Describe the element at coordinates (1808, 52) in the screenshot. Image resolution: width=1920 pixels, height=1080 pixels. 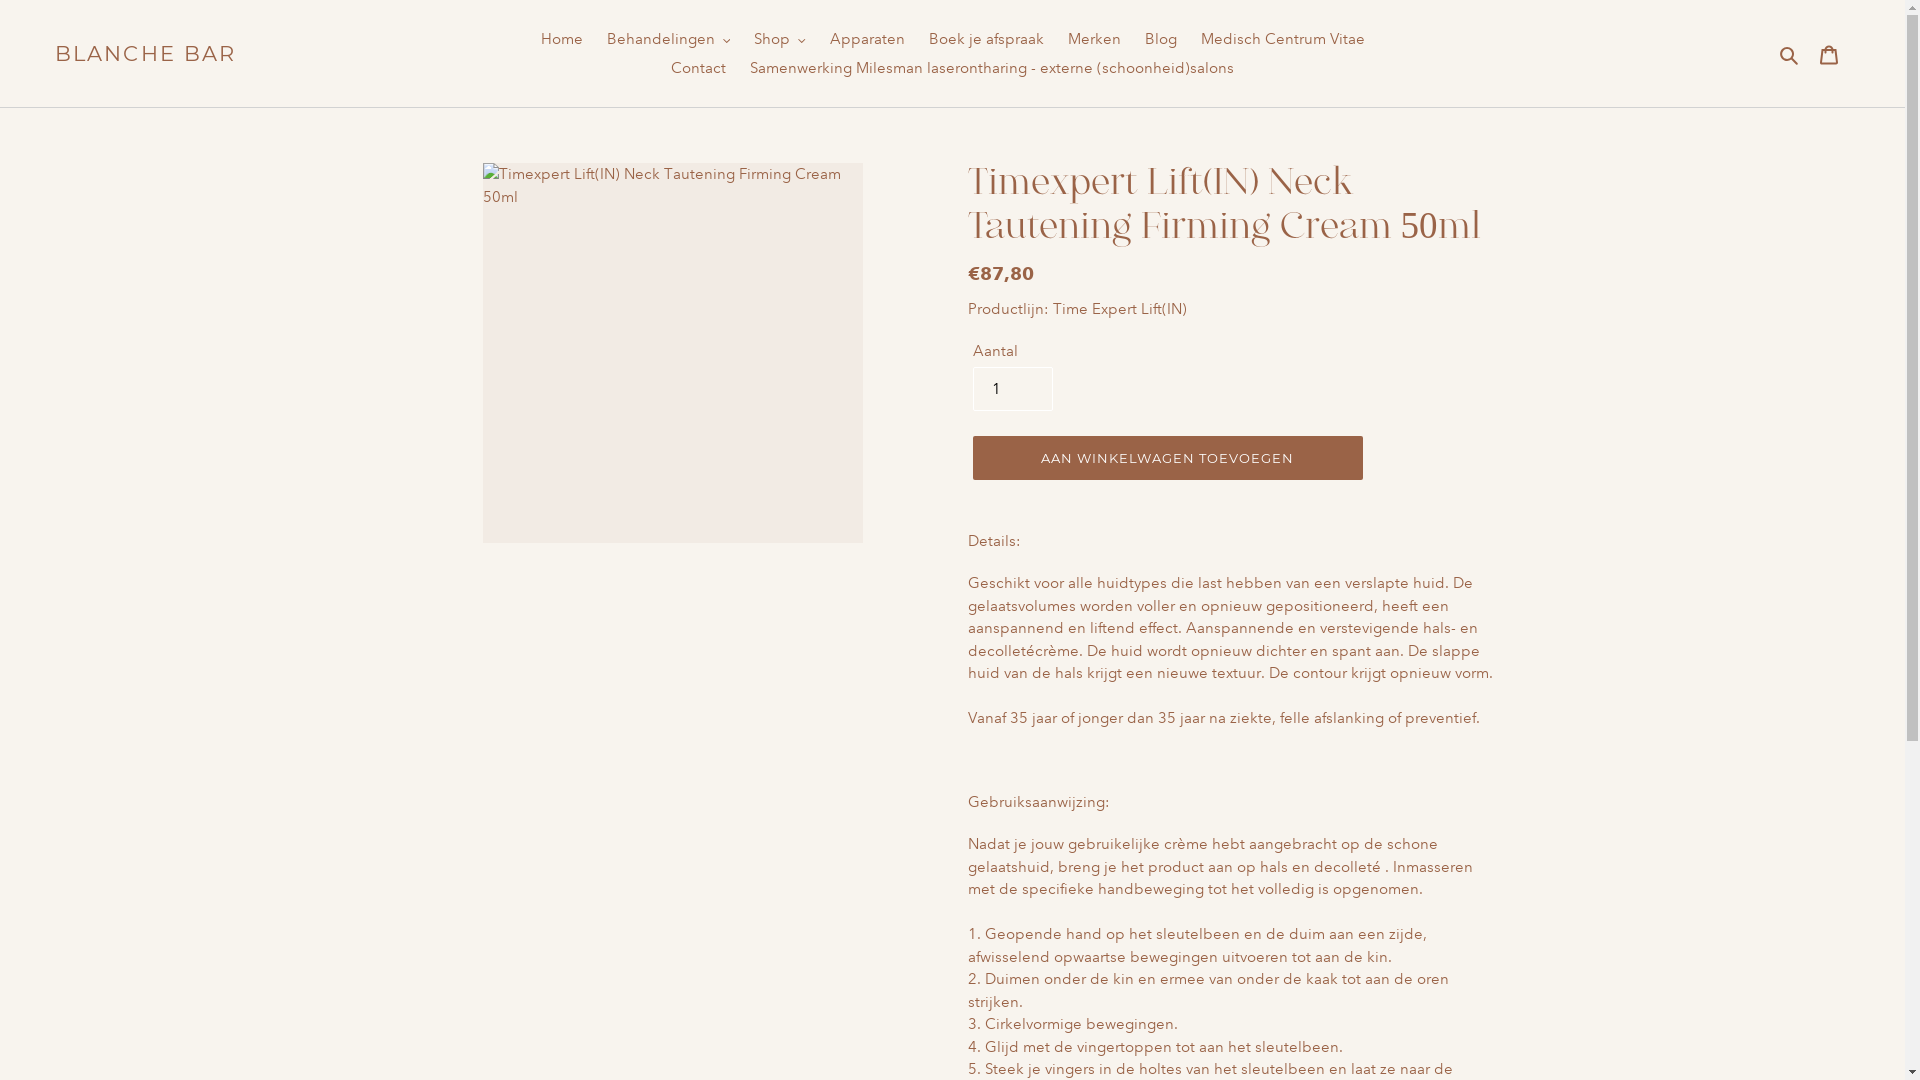
I see `'Winkelwagen'` at that location.